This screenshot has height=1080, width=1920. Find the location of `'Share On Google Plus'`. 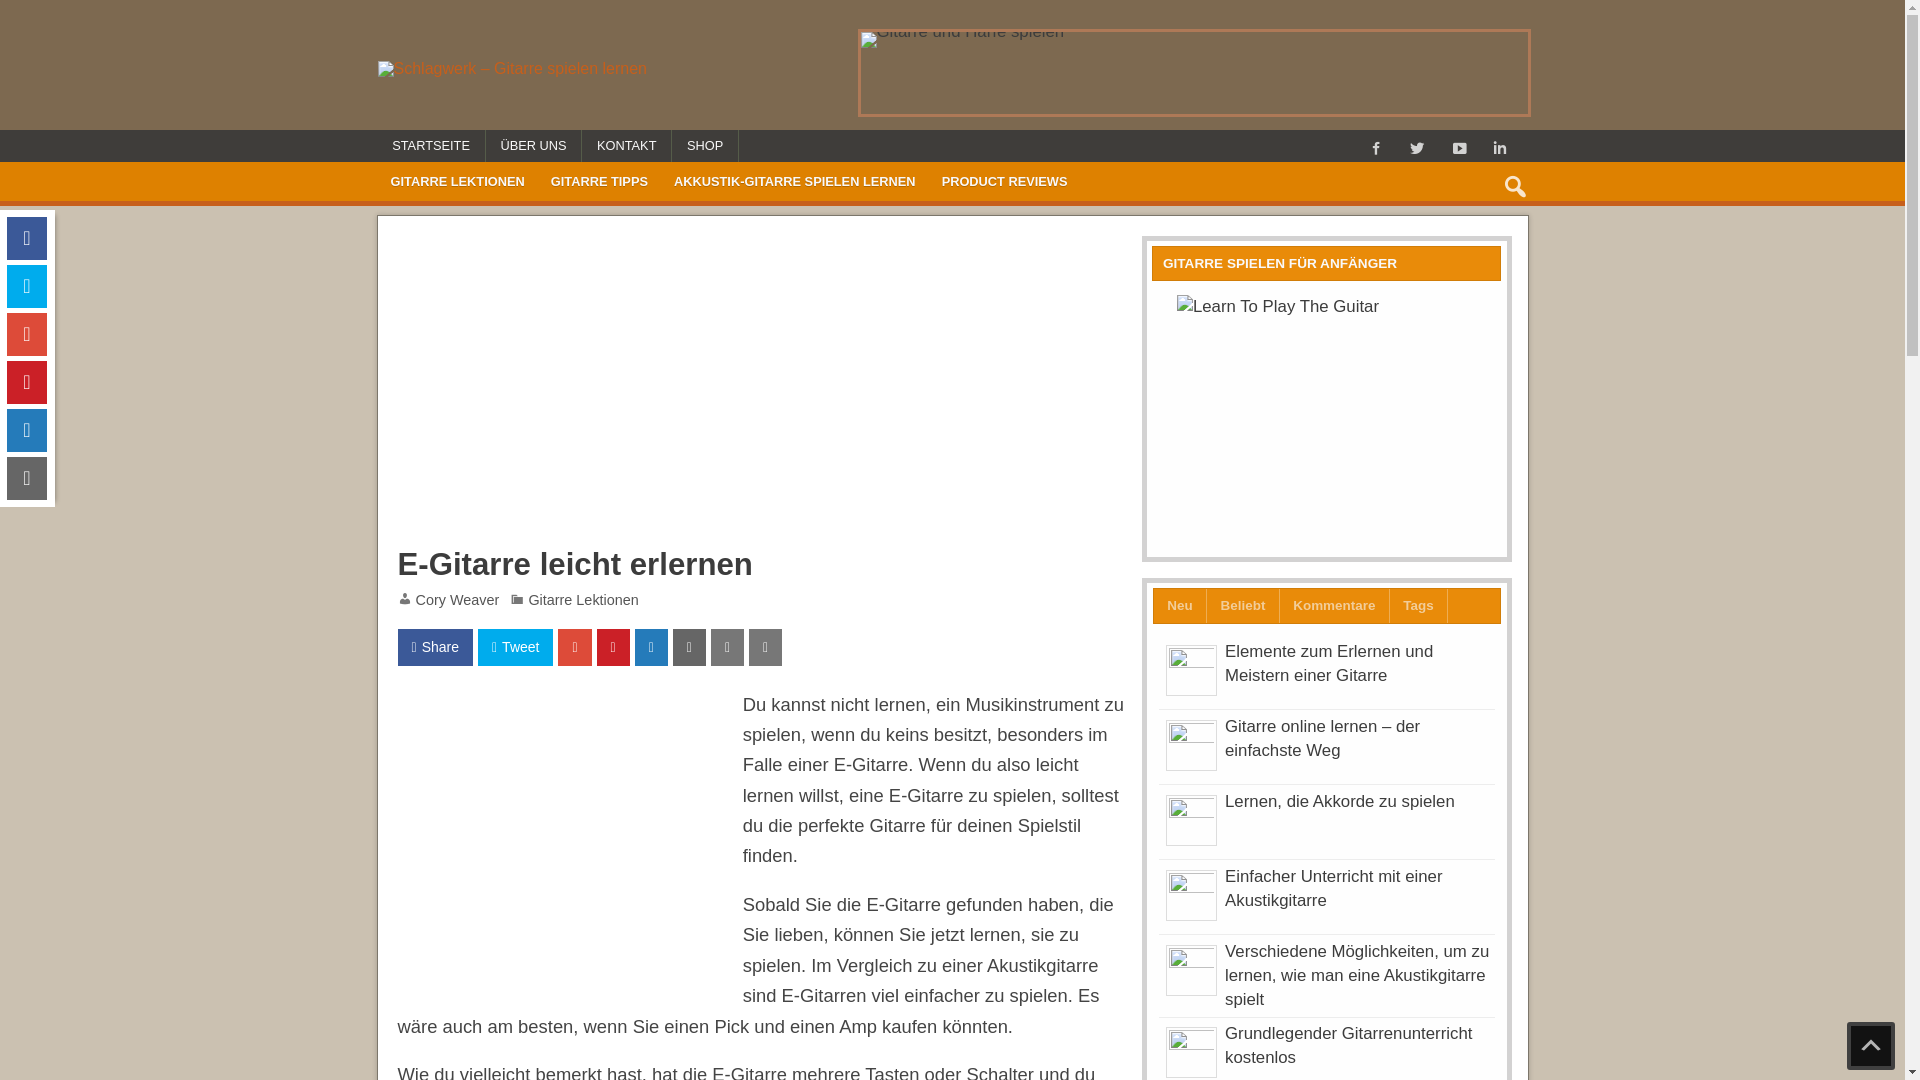

'Share On Google Plus' is located at coordinates (27, 333).